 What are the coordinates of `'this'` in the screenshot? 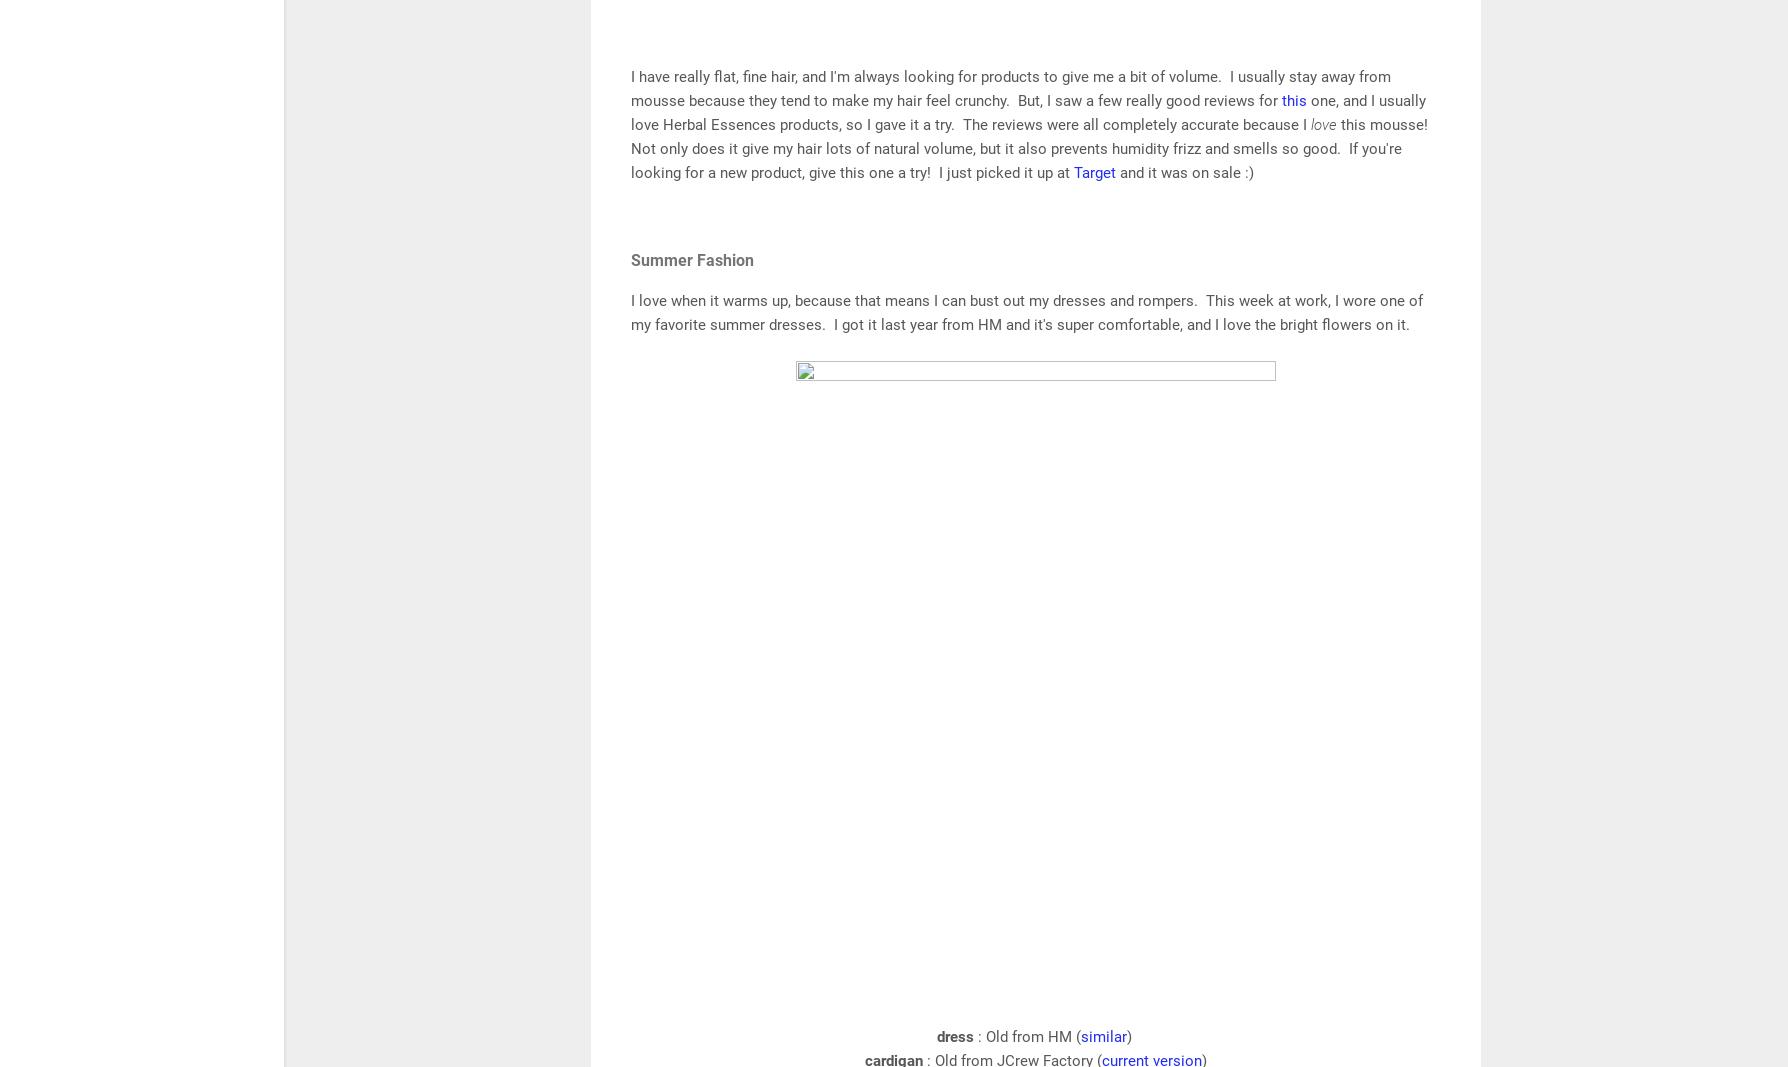 It's located at (1295, 100).